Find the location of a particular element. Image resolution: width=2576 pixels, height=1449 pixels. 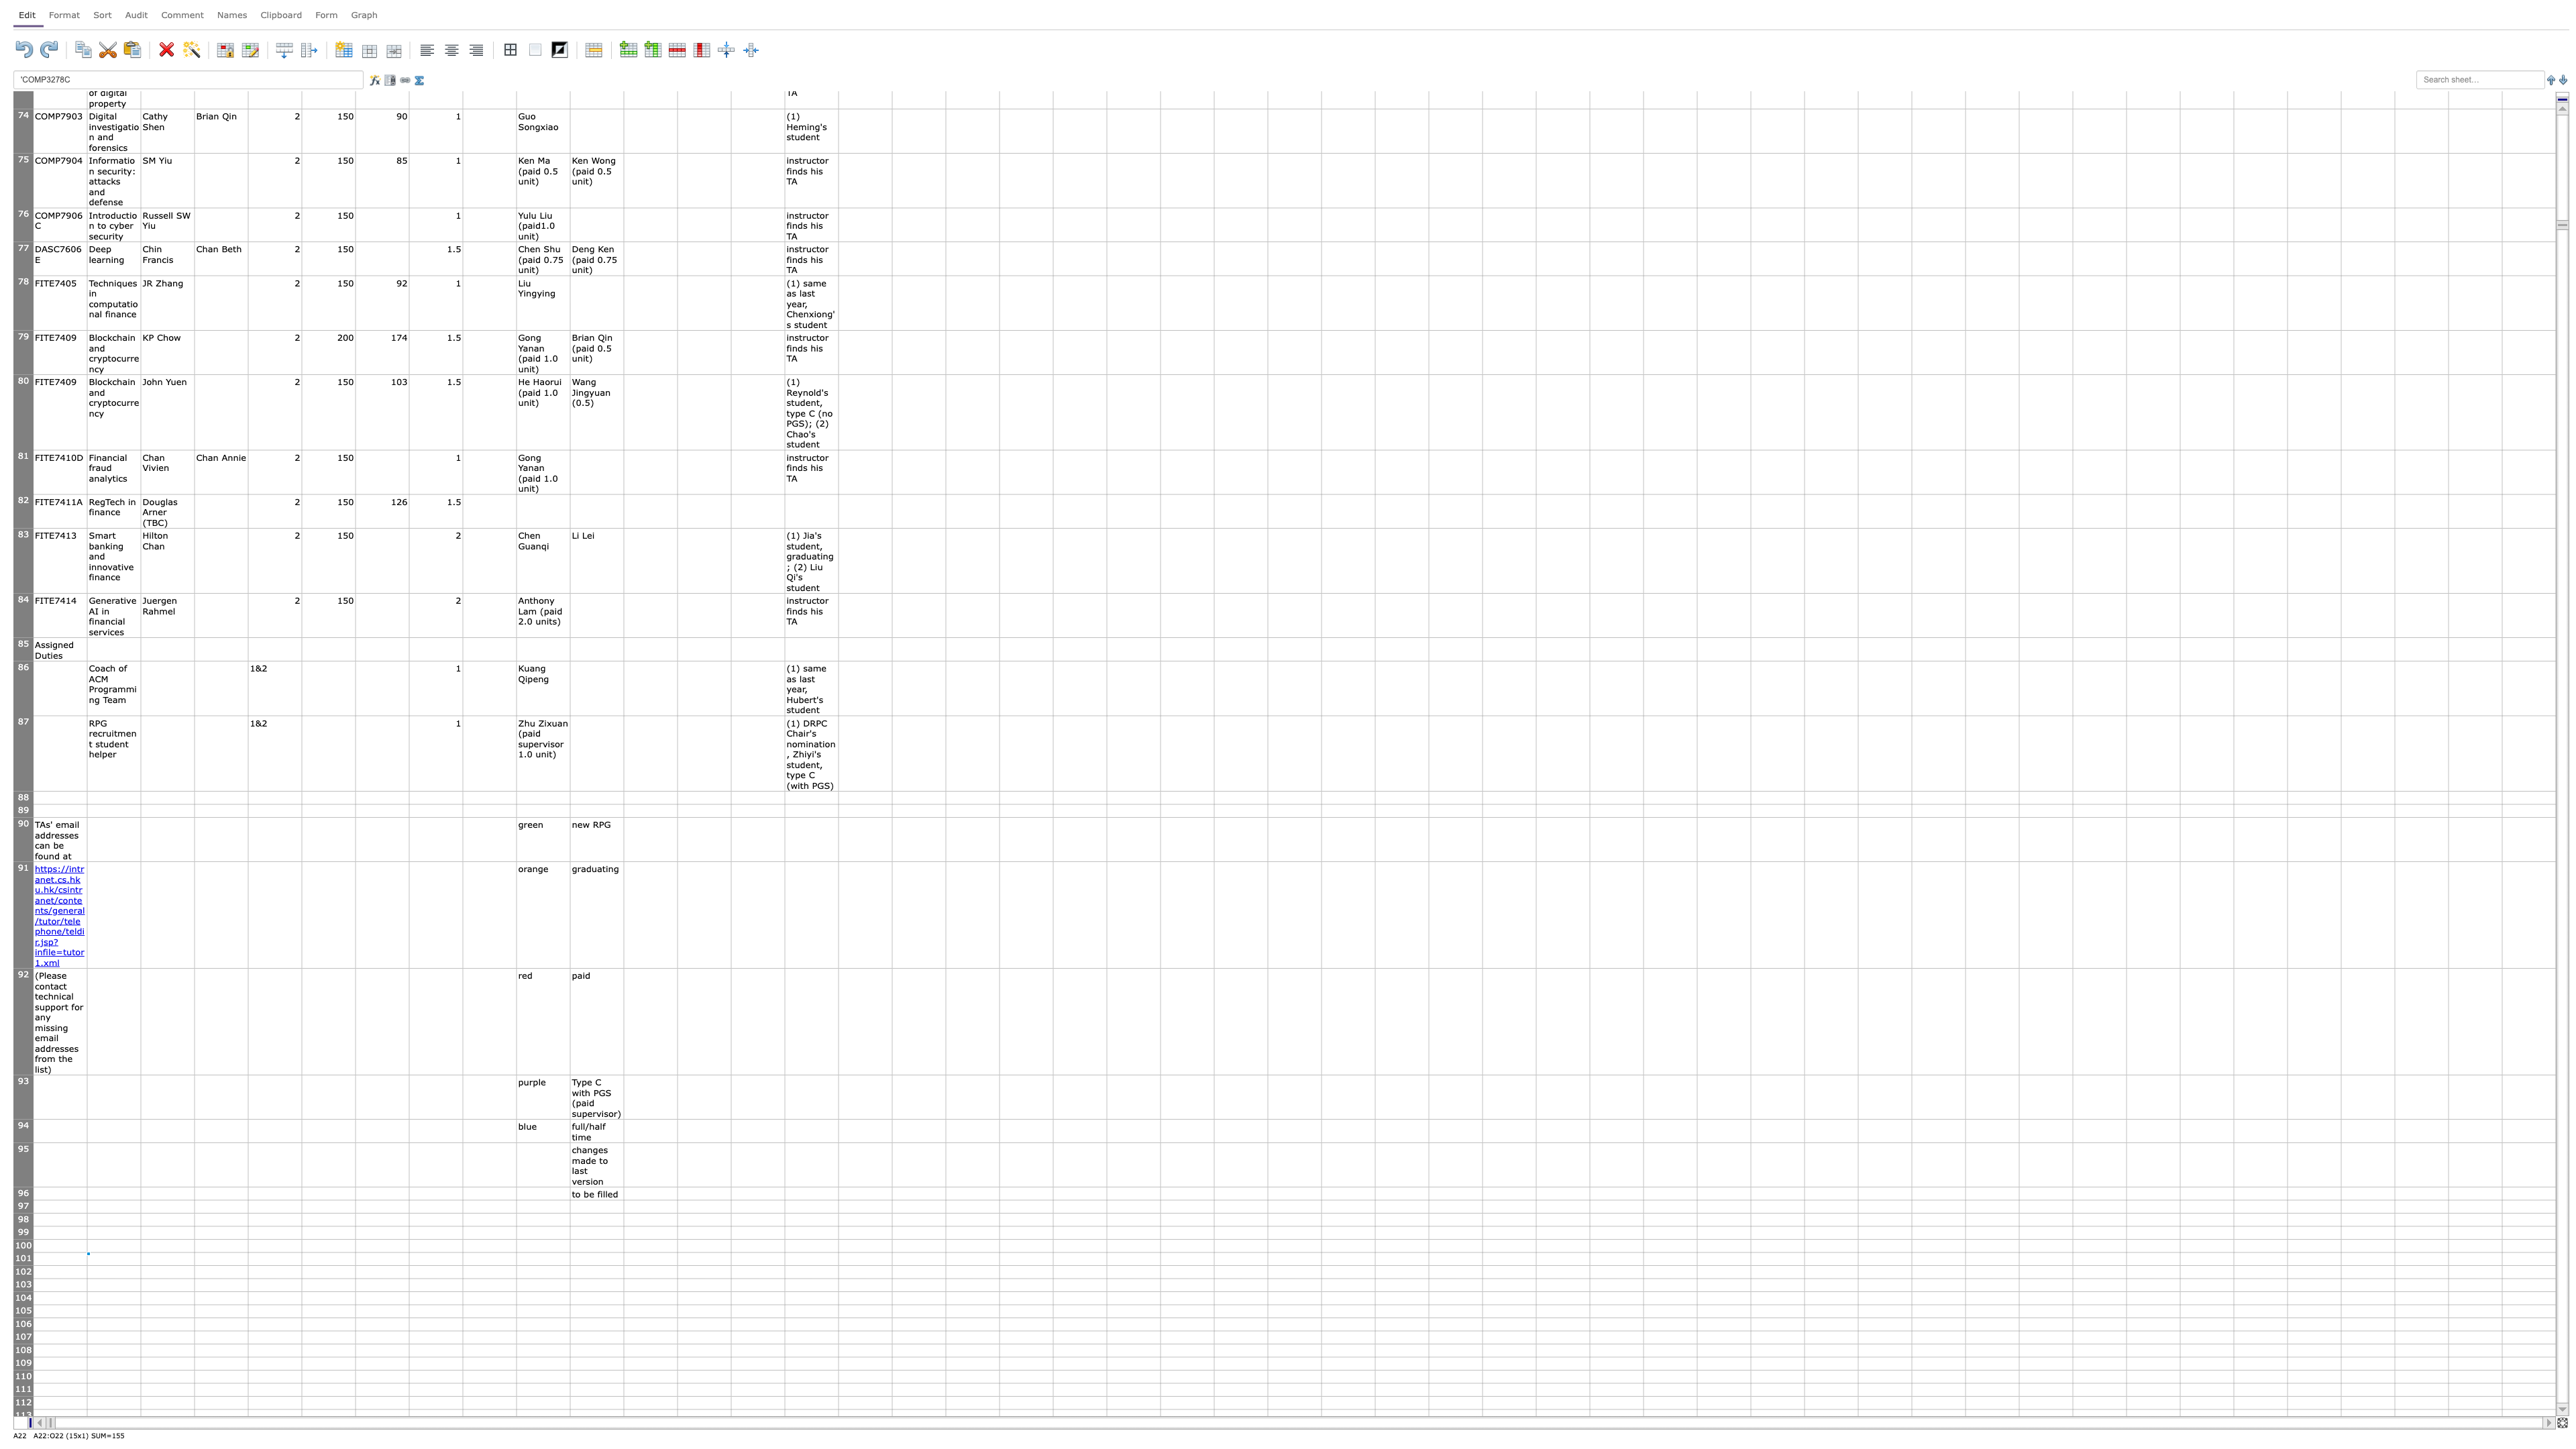

the bottom edge of row 96 header to resize is located at coordinates (23, 1198).